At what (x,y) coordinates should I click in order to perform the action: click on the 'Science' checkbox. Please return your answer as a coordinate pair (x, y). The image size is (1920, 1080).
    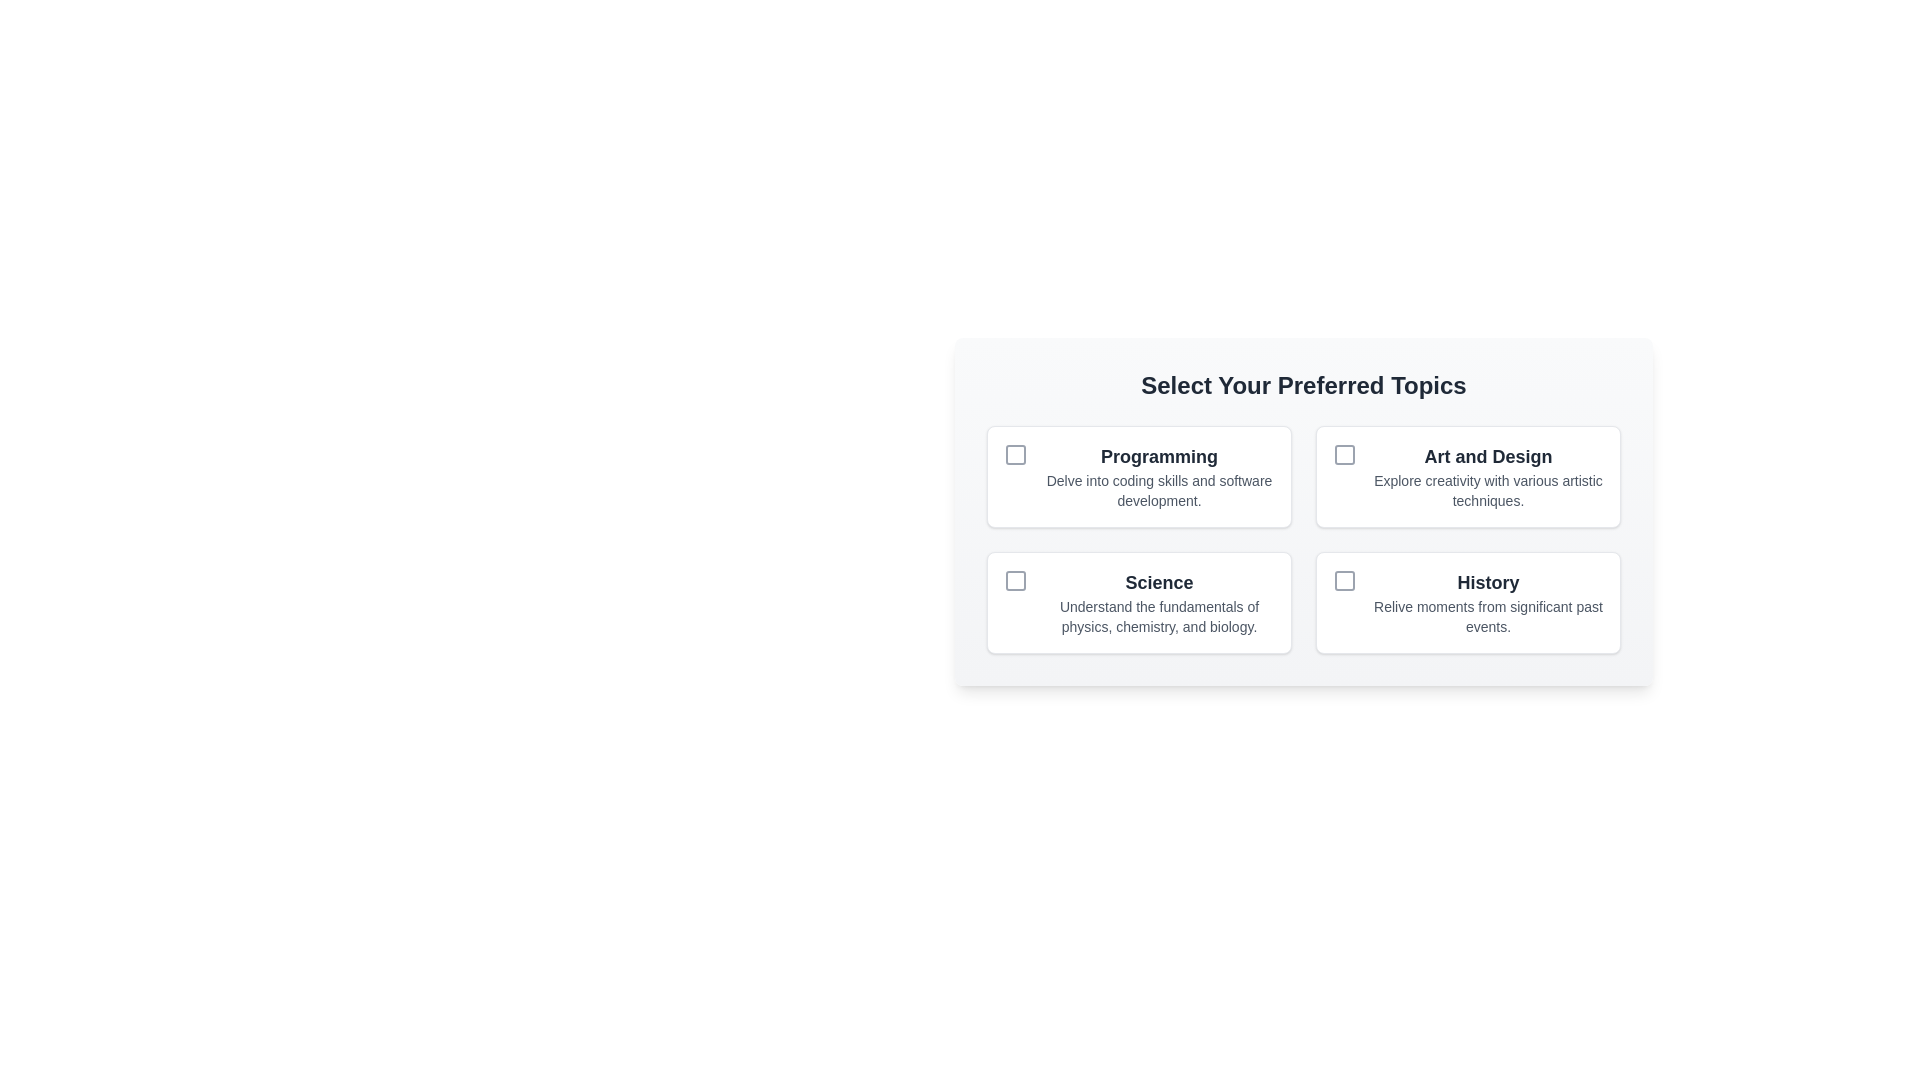
    Looking at the image, I should click on (1016, 581).